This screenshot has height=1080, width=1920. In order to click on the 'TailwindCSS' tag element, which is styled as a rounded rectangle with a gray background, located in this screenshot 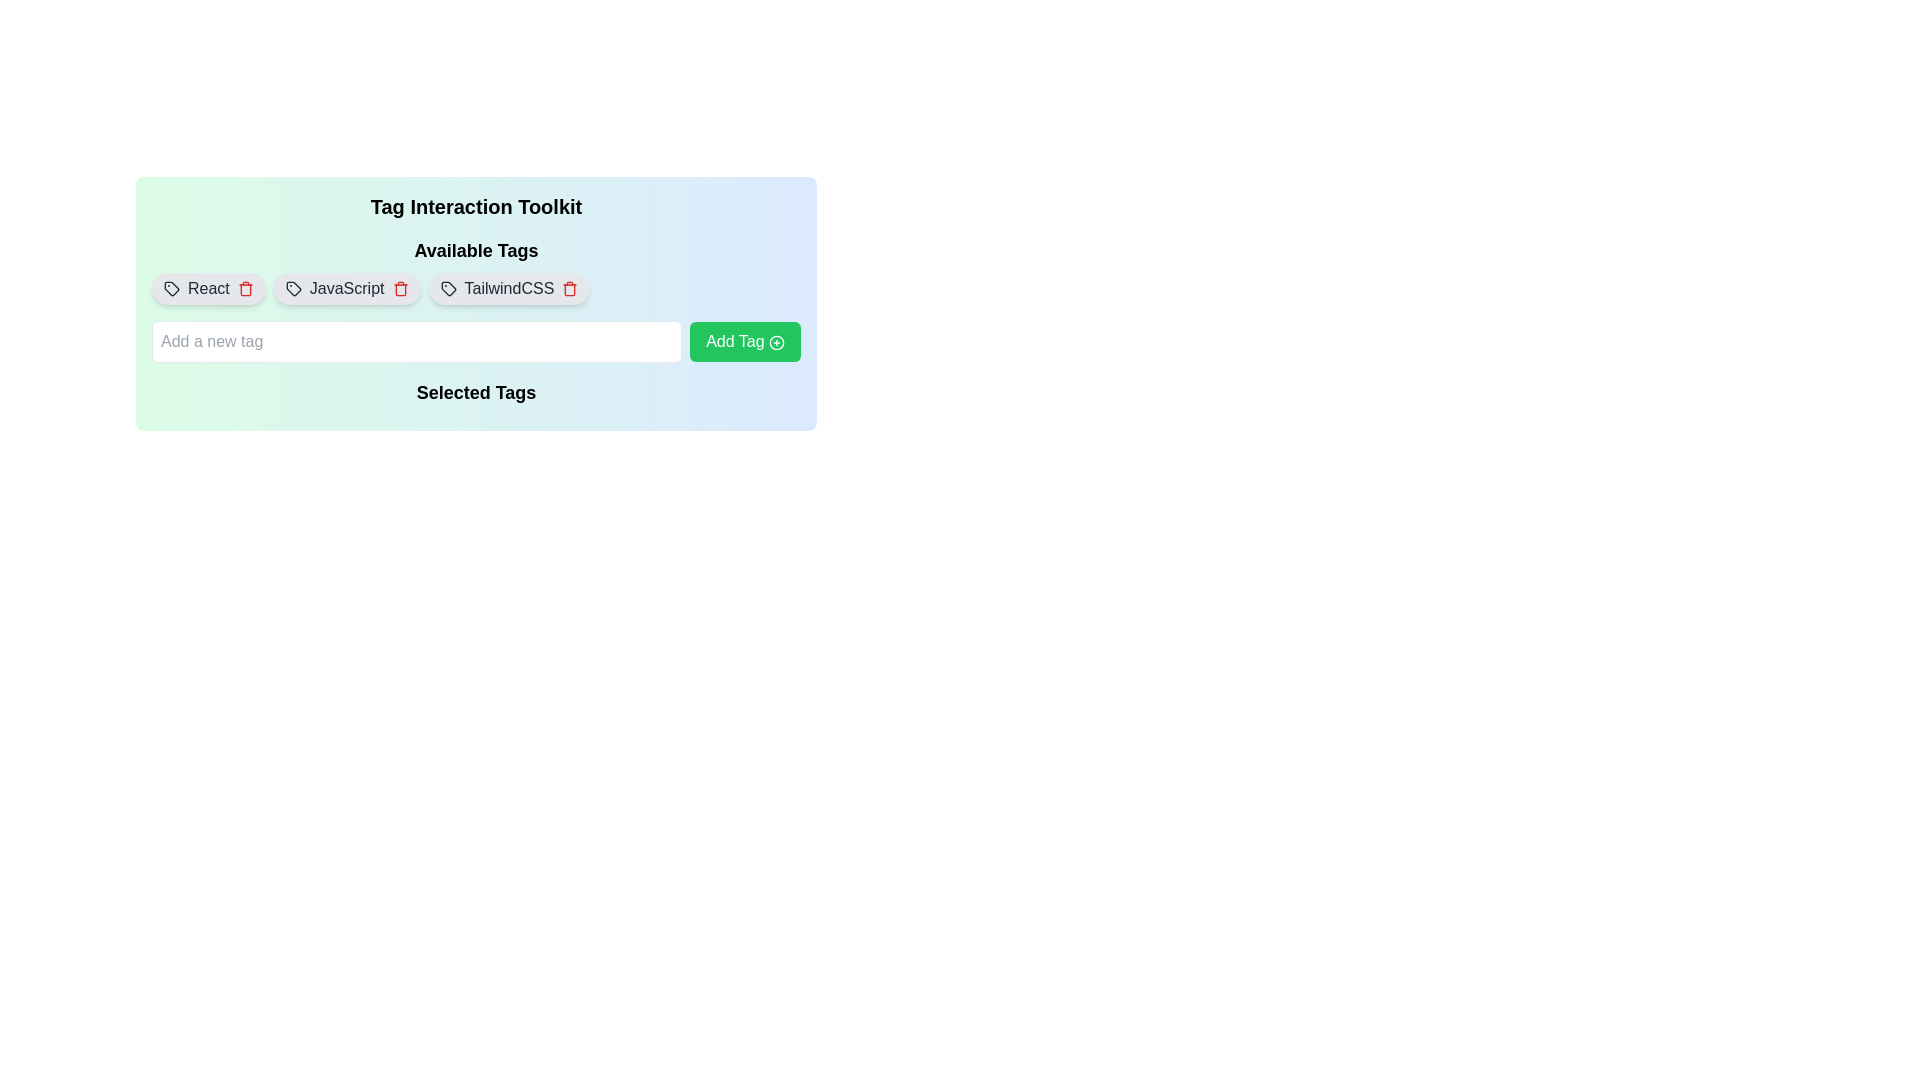, I will do `click(509, 289)`.